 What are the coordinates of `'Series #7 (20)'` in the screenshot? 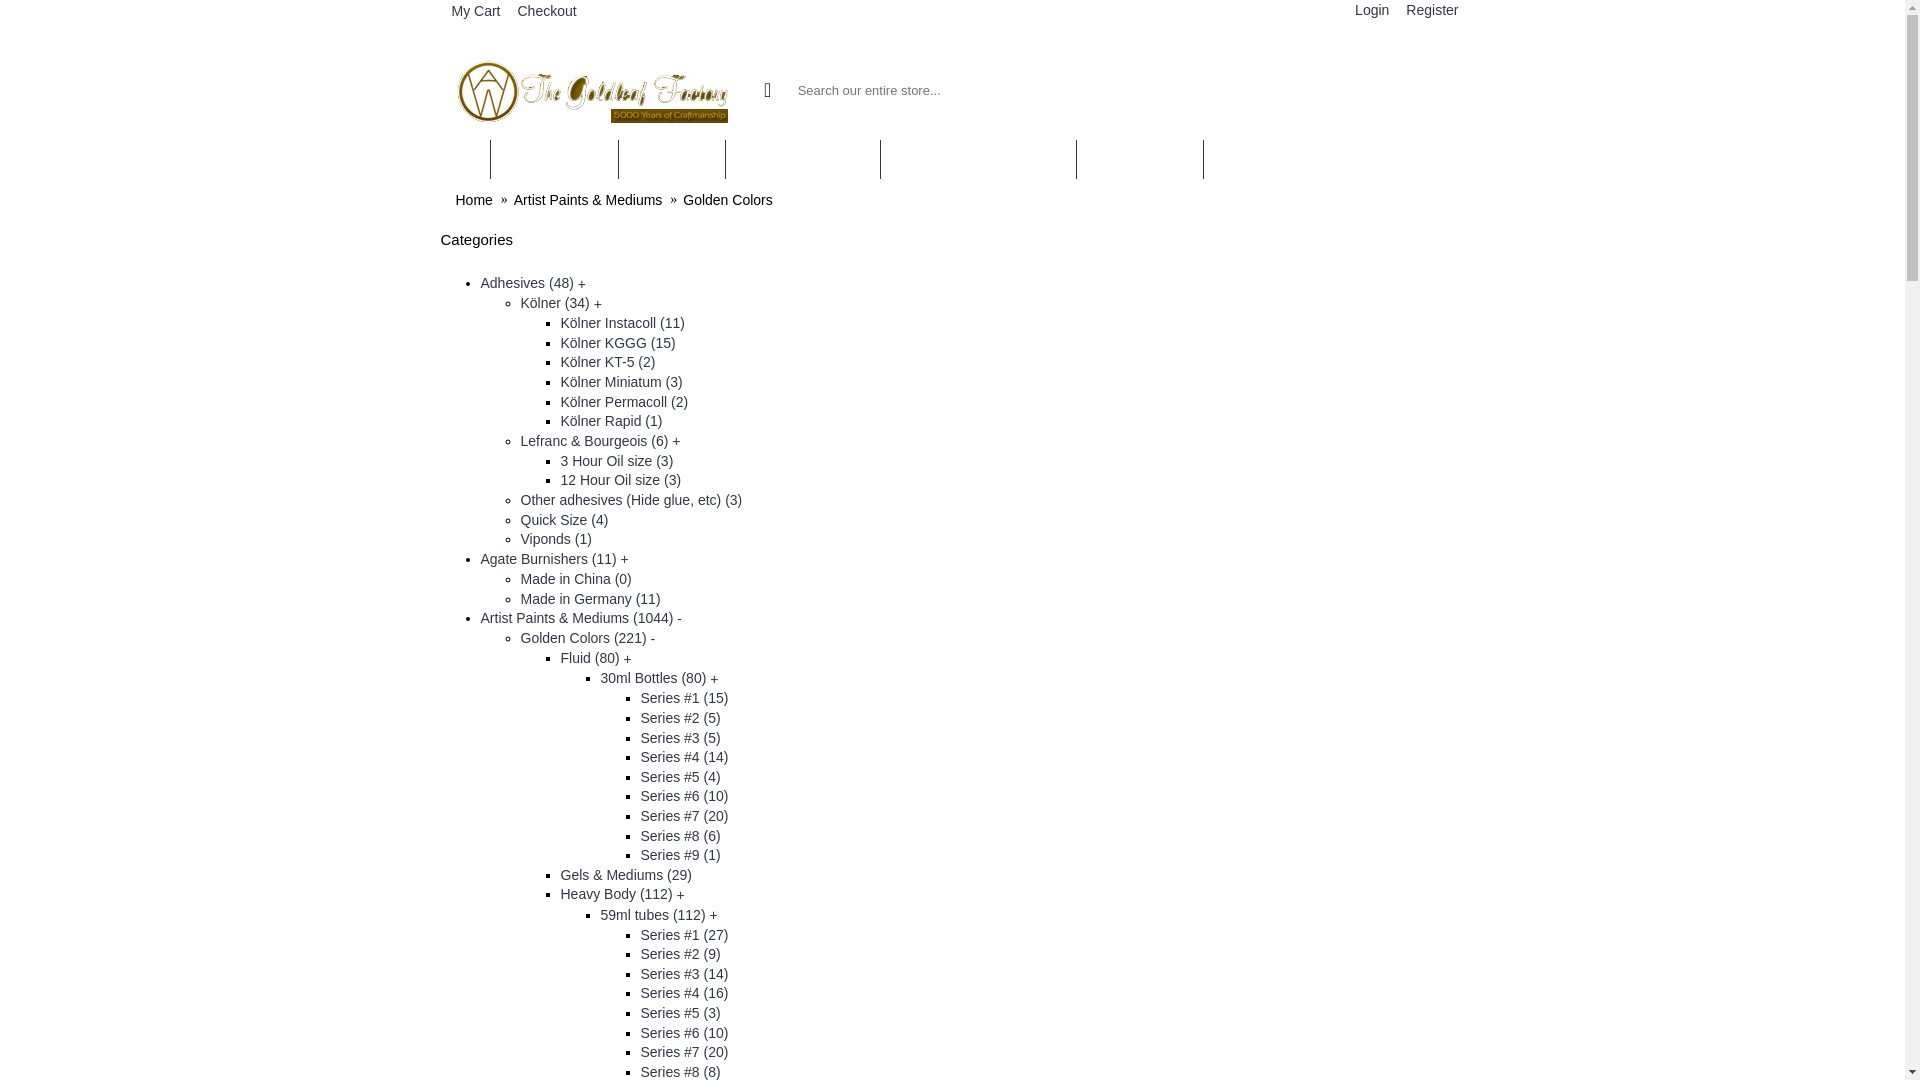 It's located at (683, 1051).